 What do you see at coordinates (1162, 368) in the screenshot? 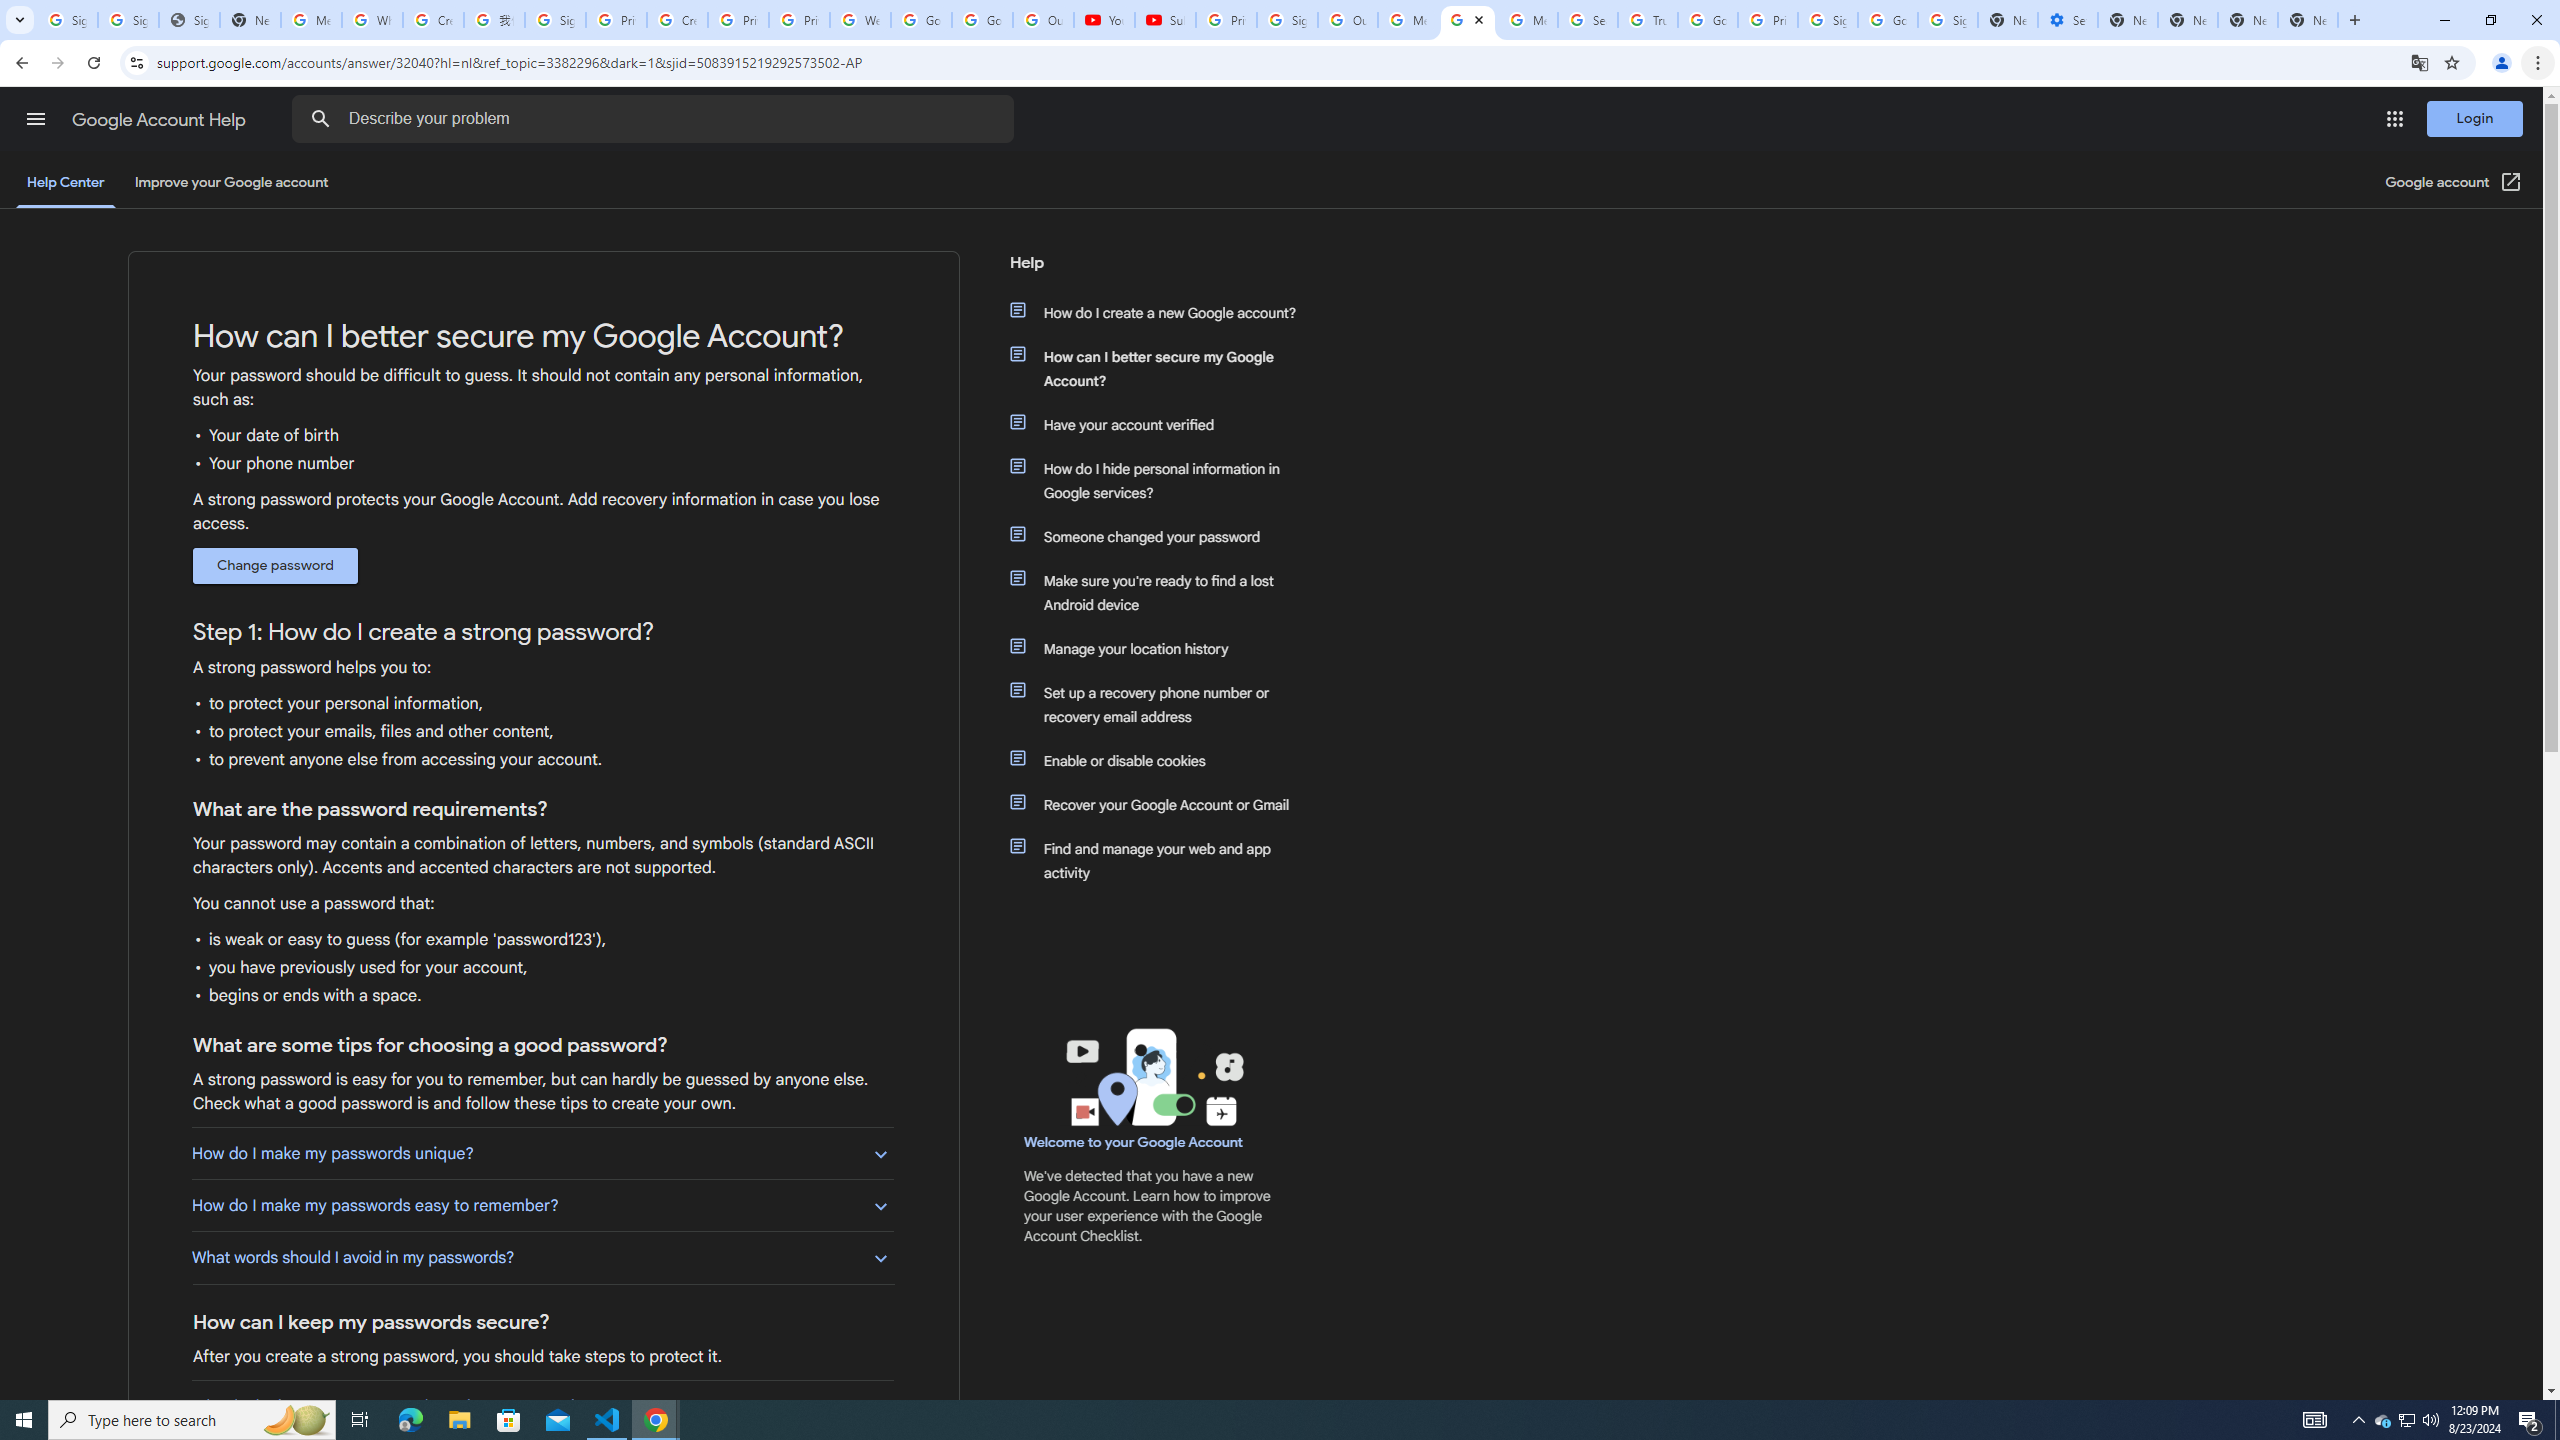
I see `'How can I better secure my Google Account?'` at bounding box center [1162, 368].